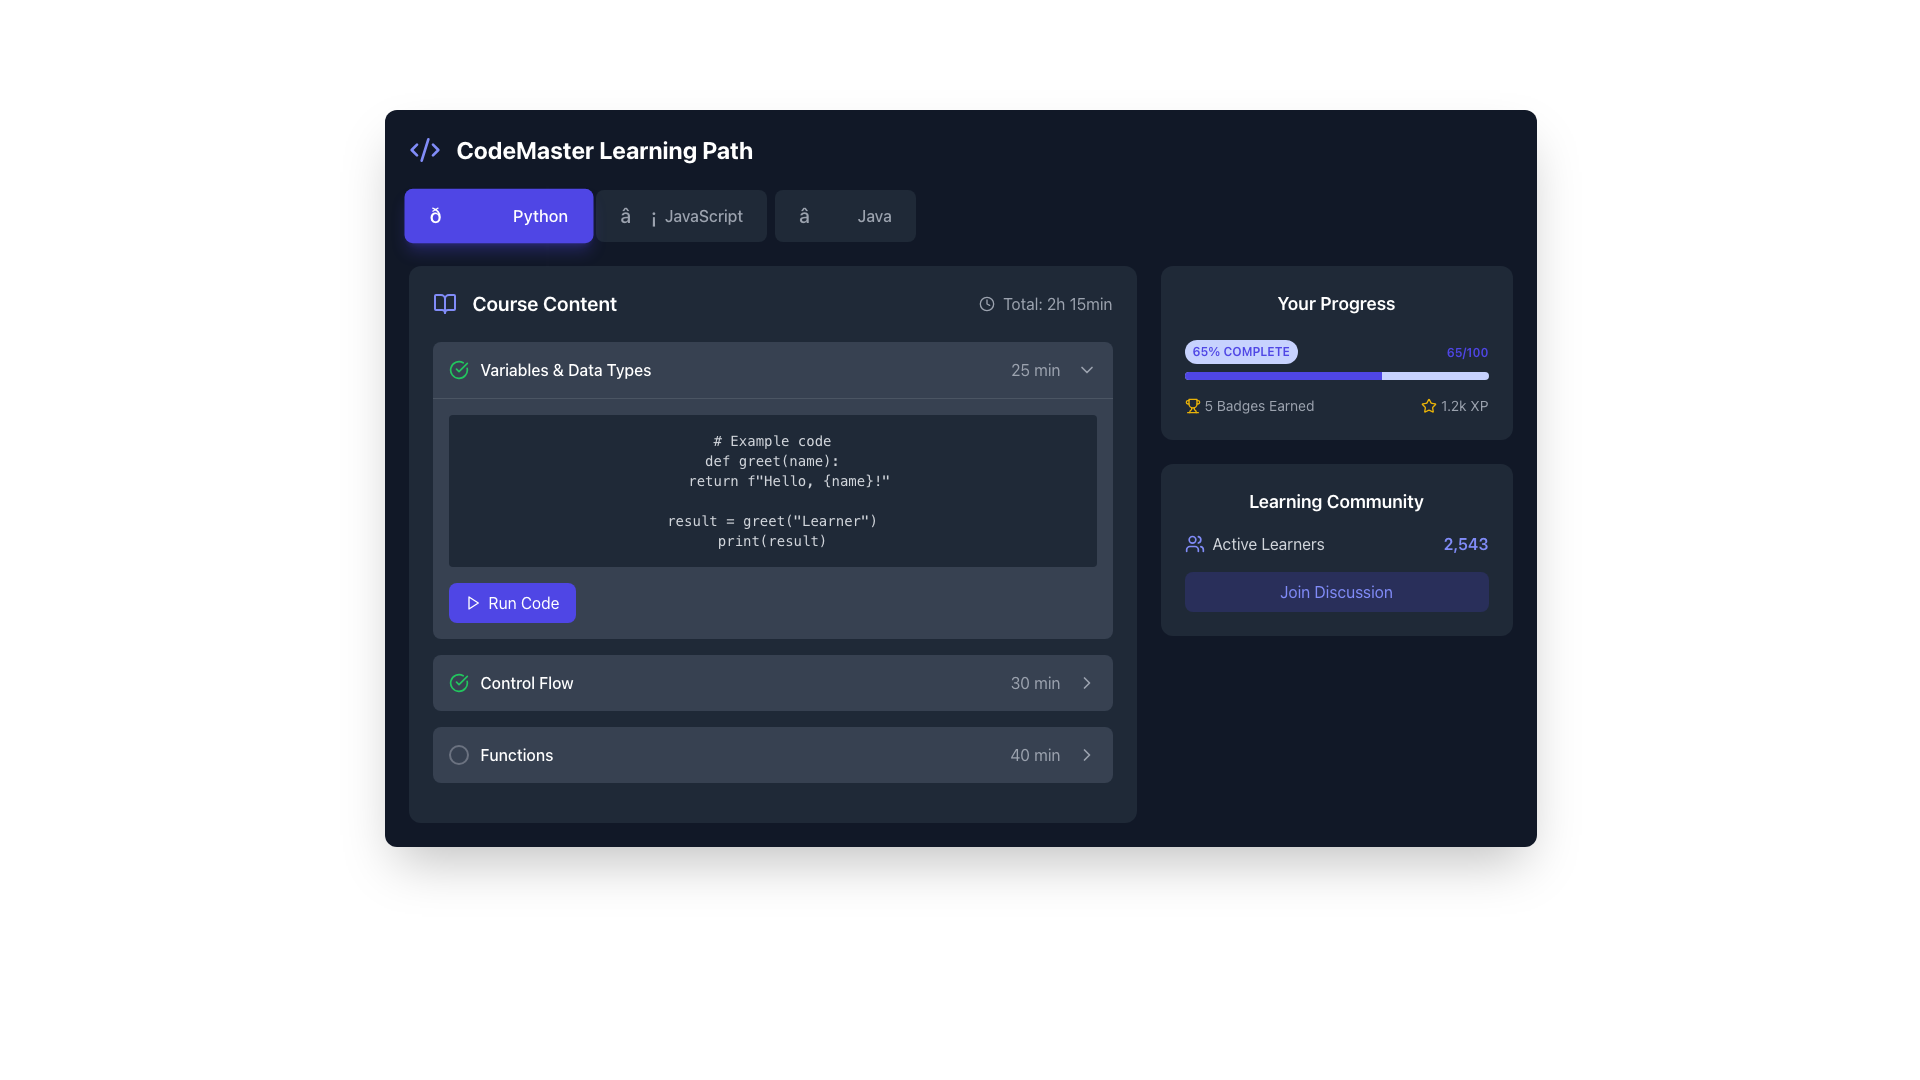 This screenshot has height=1080, width=1920. Describe the element at coordinates (1336, 550) in the screenshot. I see `the 'Join Discussion' button located within the second learning community card in the right-side panel, positioned below the 'Your Progress' card` at that location.